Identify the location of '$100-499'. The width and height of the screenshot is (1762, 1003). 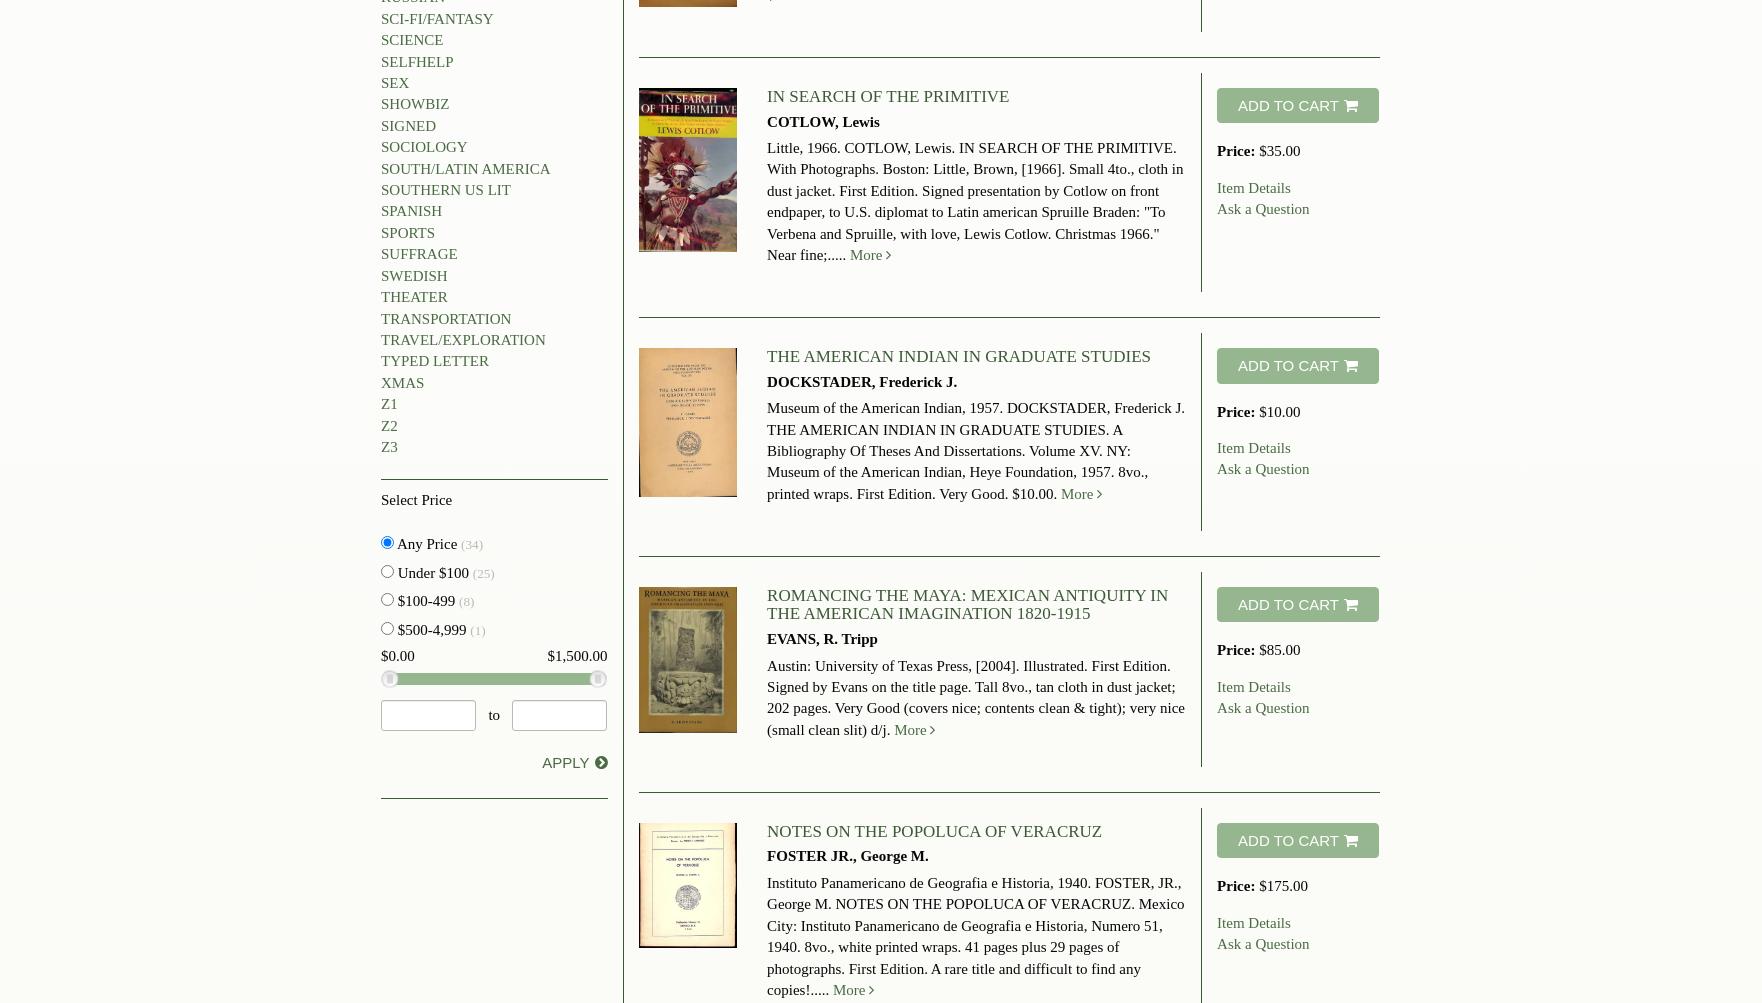
(426, 599).